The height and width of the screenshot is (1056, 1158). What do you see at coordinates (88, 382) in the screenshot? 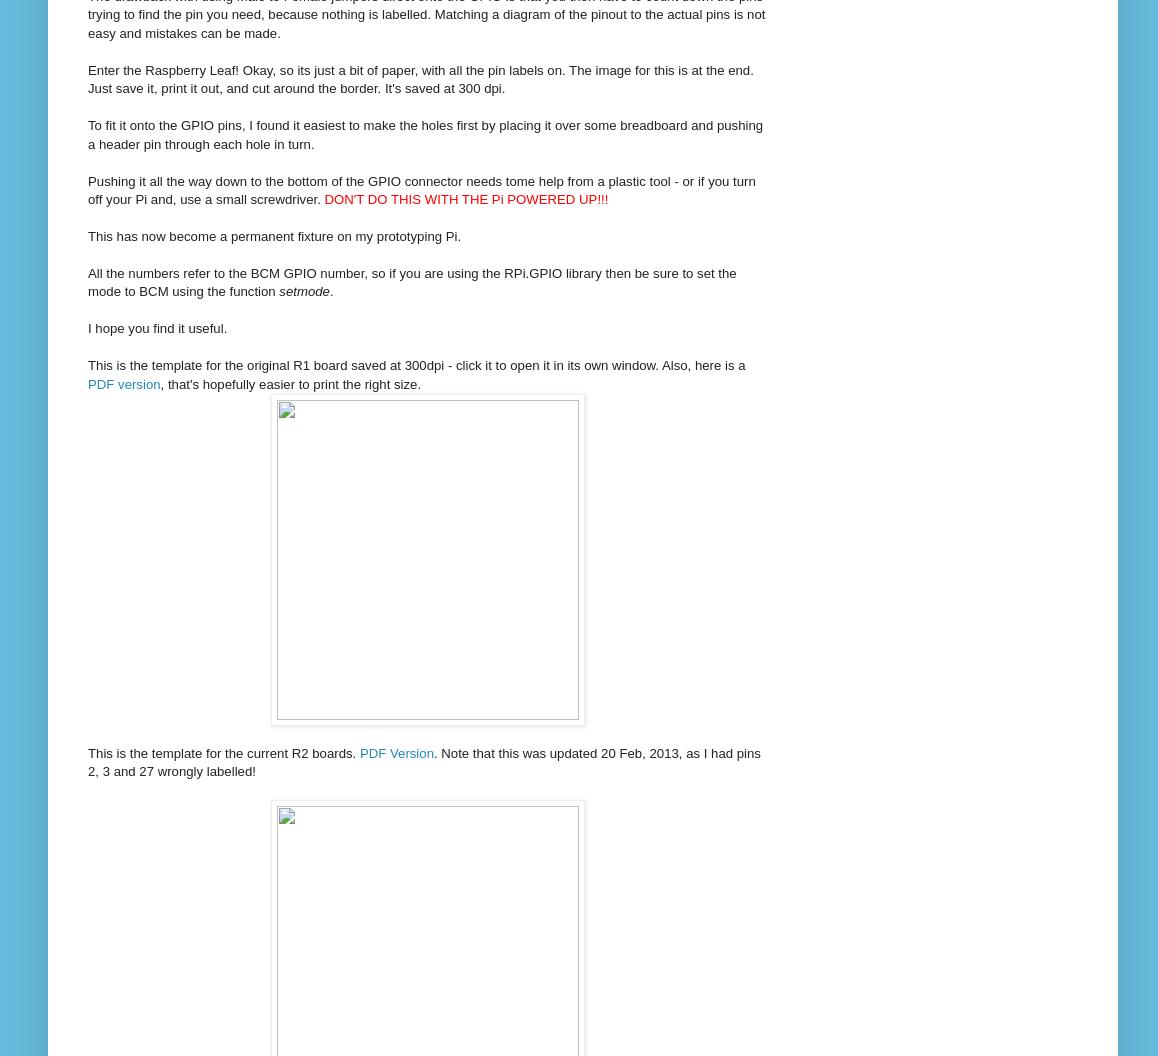
I see `'PDF version'` at bounding box center [88, 382].